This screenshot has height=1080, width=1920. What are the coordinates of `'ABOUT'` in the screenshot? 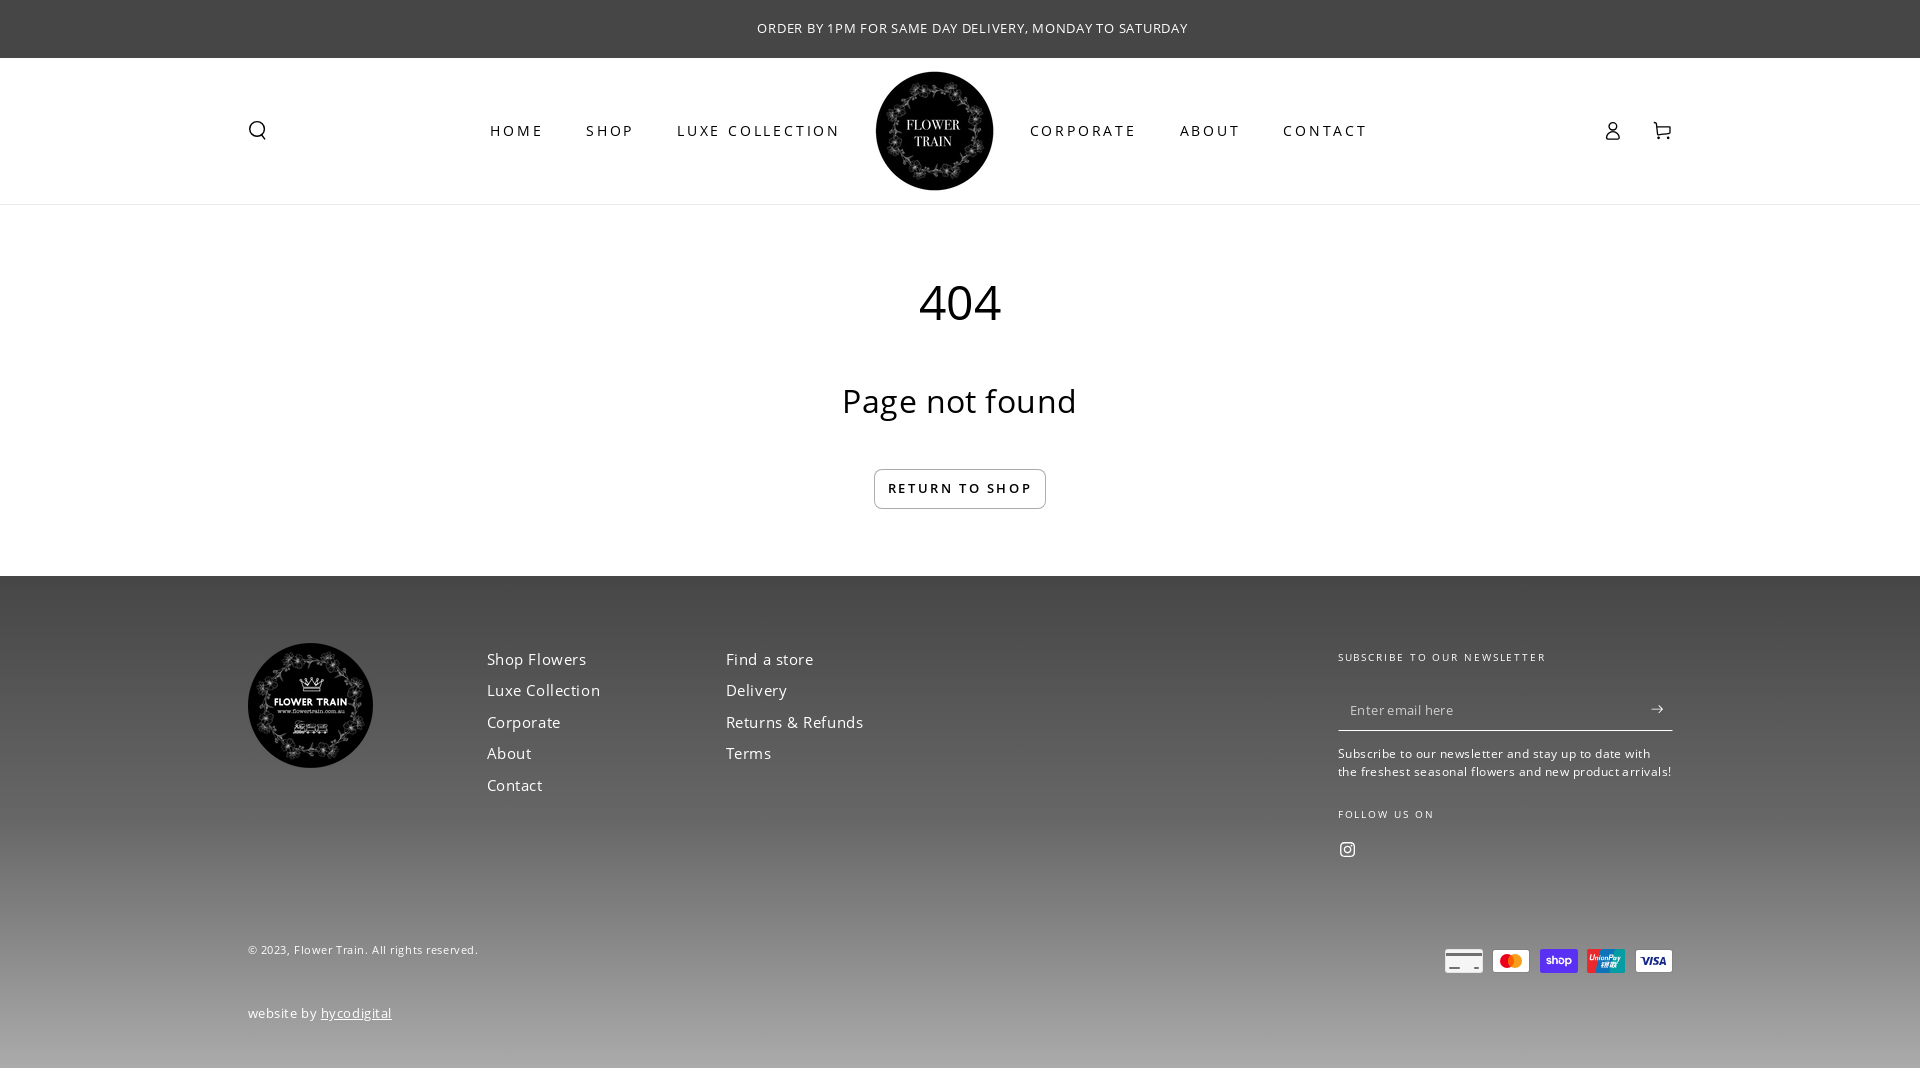 It's located at (1208, 131).